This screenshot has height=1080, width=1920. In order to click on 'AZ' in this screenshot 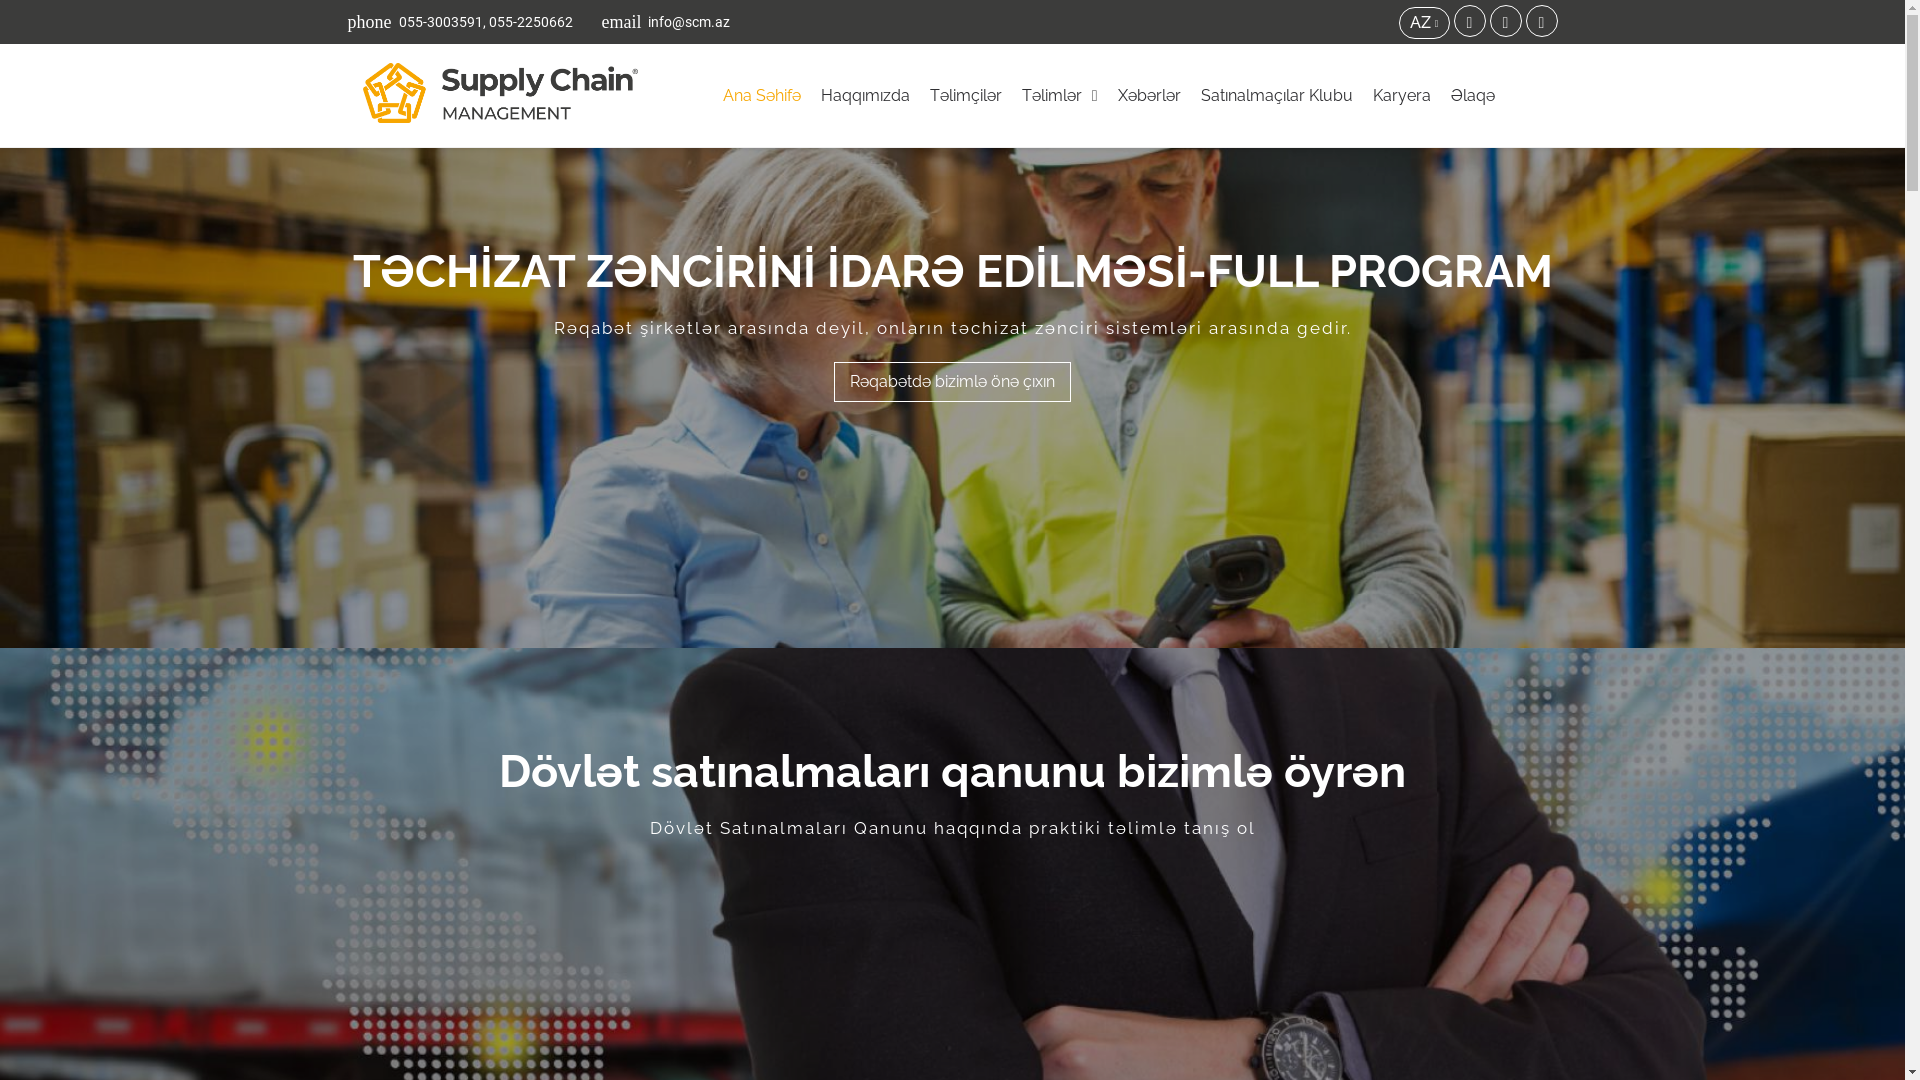, I will do `click(1397, 23)`.